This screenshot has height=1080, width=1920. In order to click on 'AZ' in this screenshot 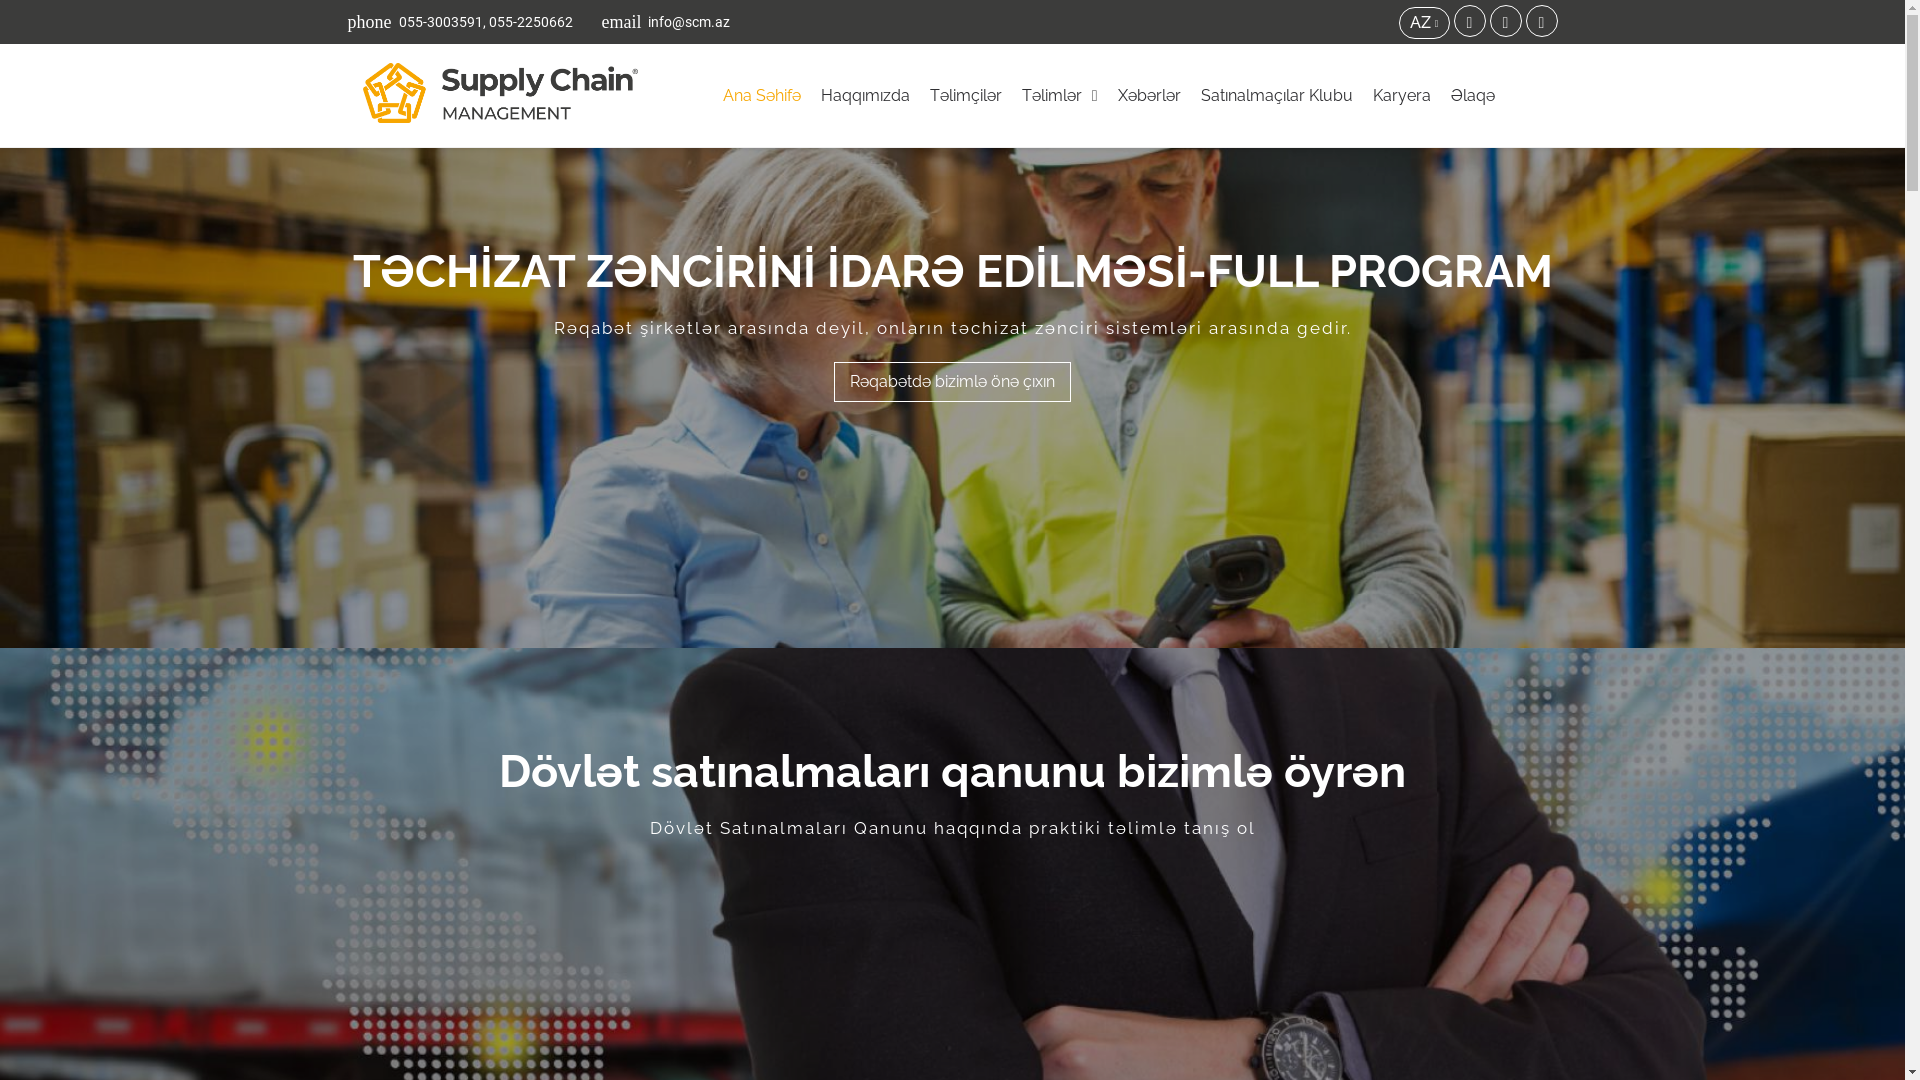, I will do `click(1397, 23)`.